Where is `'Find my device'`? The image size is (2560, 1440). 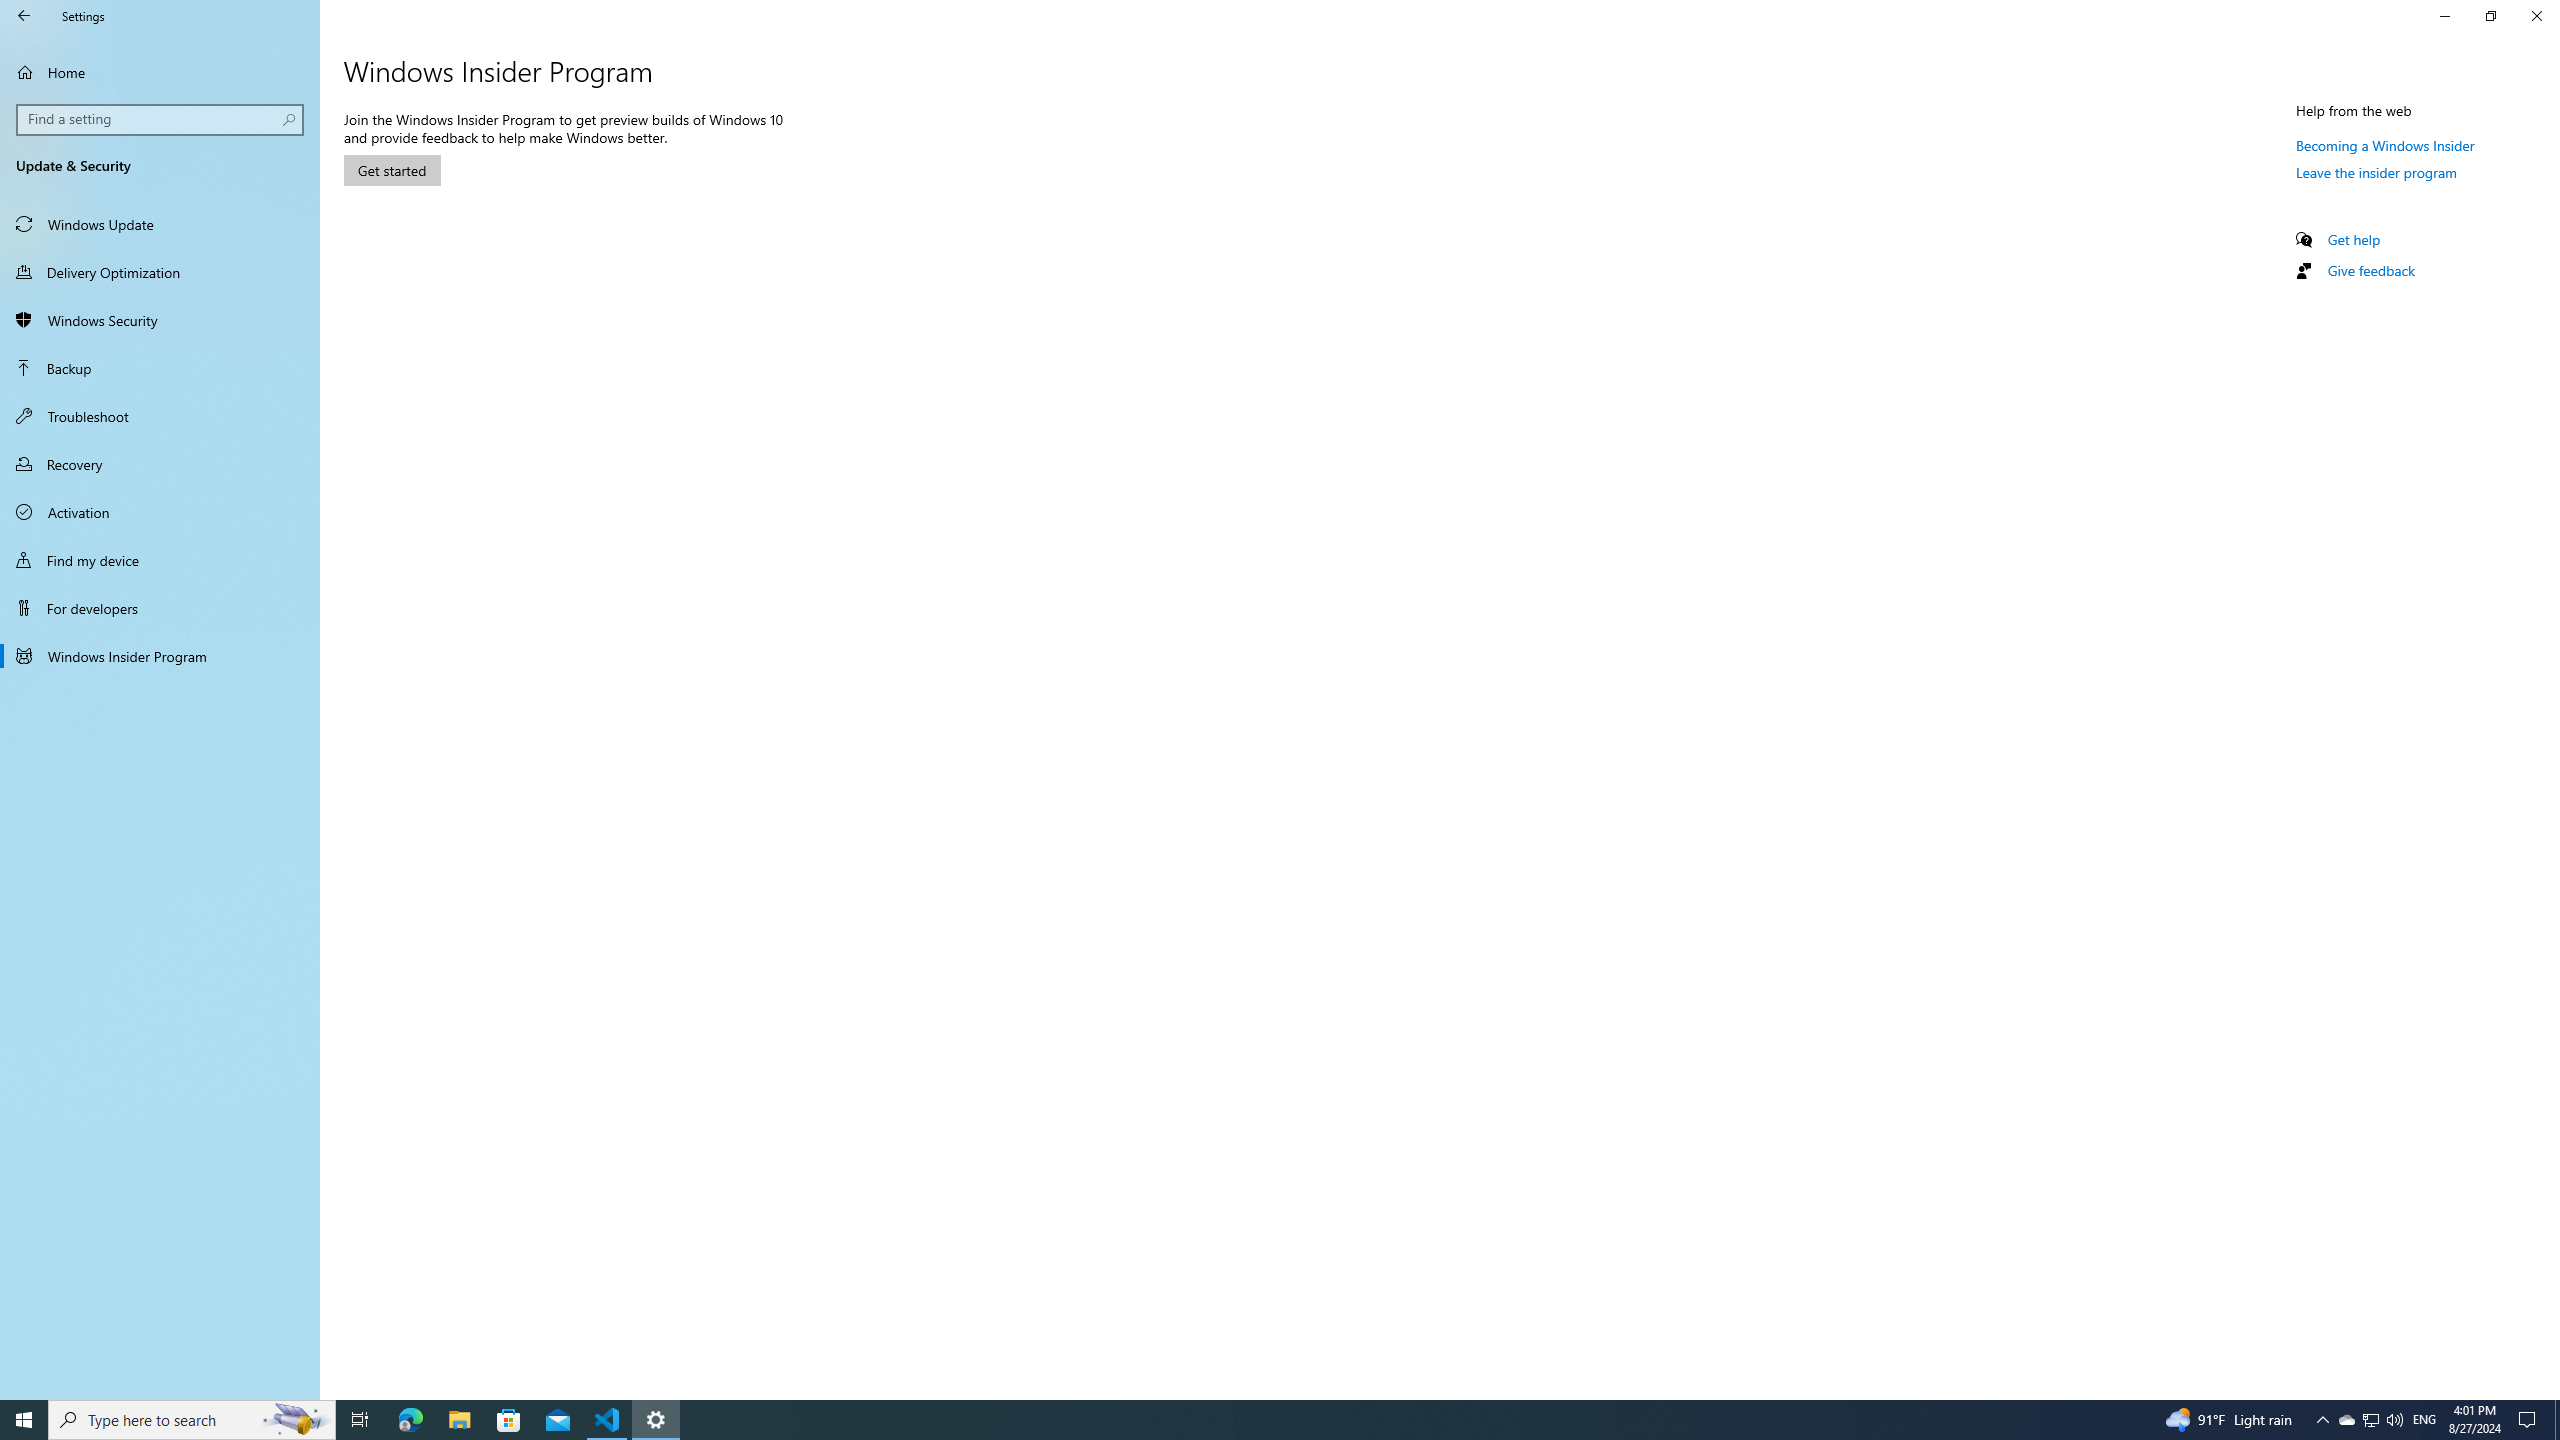
'Find my device' is located at coordinates (159, 559).